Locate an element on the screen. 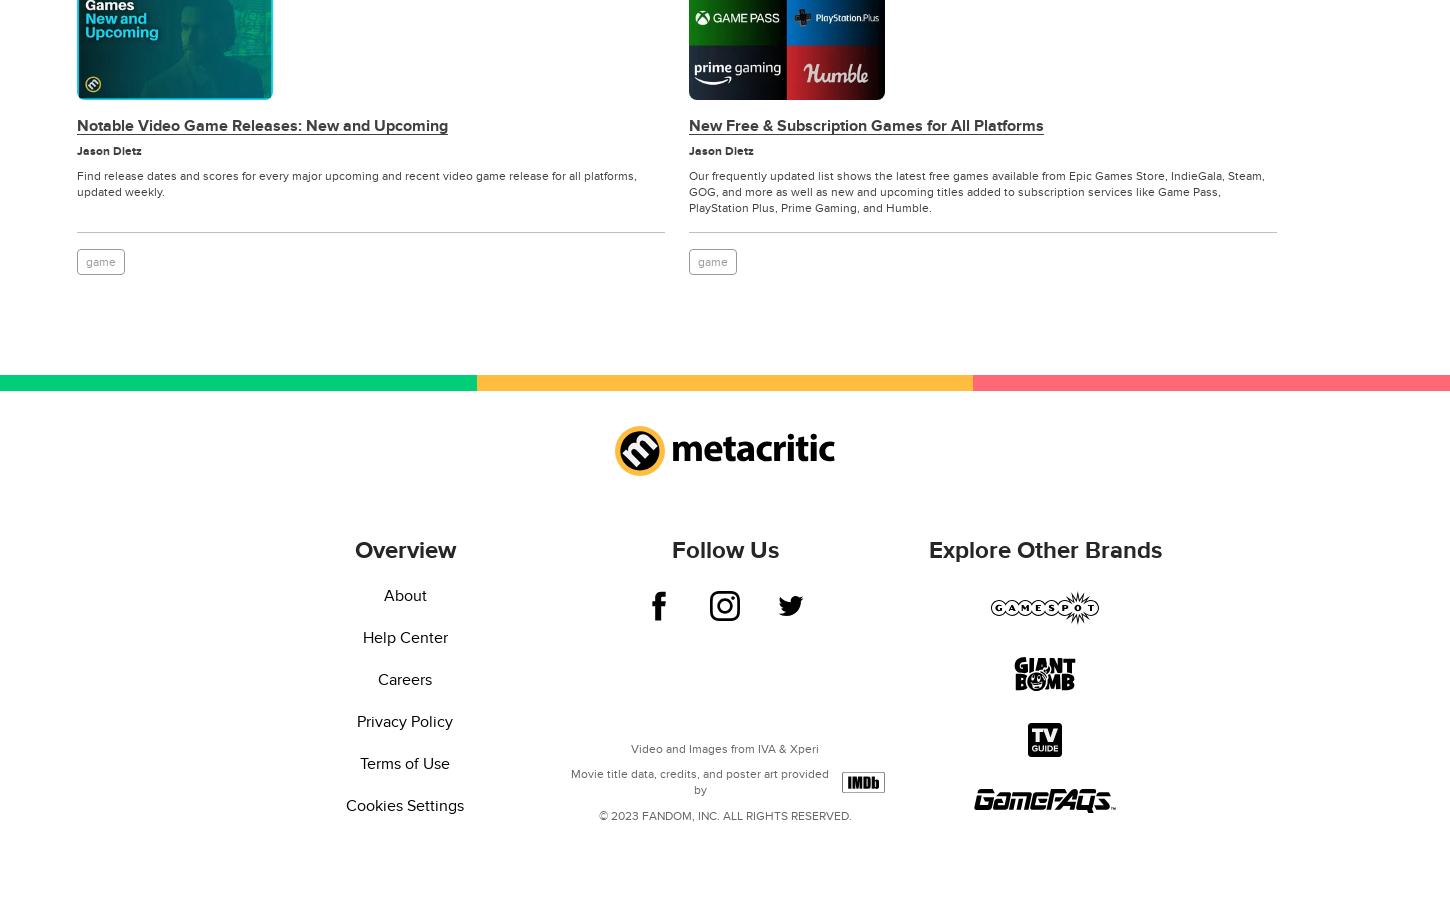  'Explore Other Brands' is located at coordinates (1044, 549).